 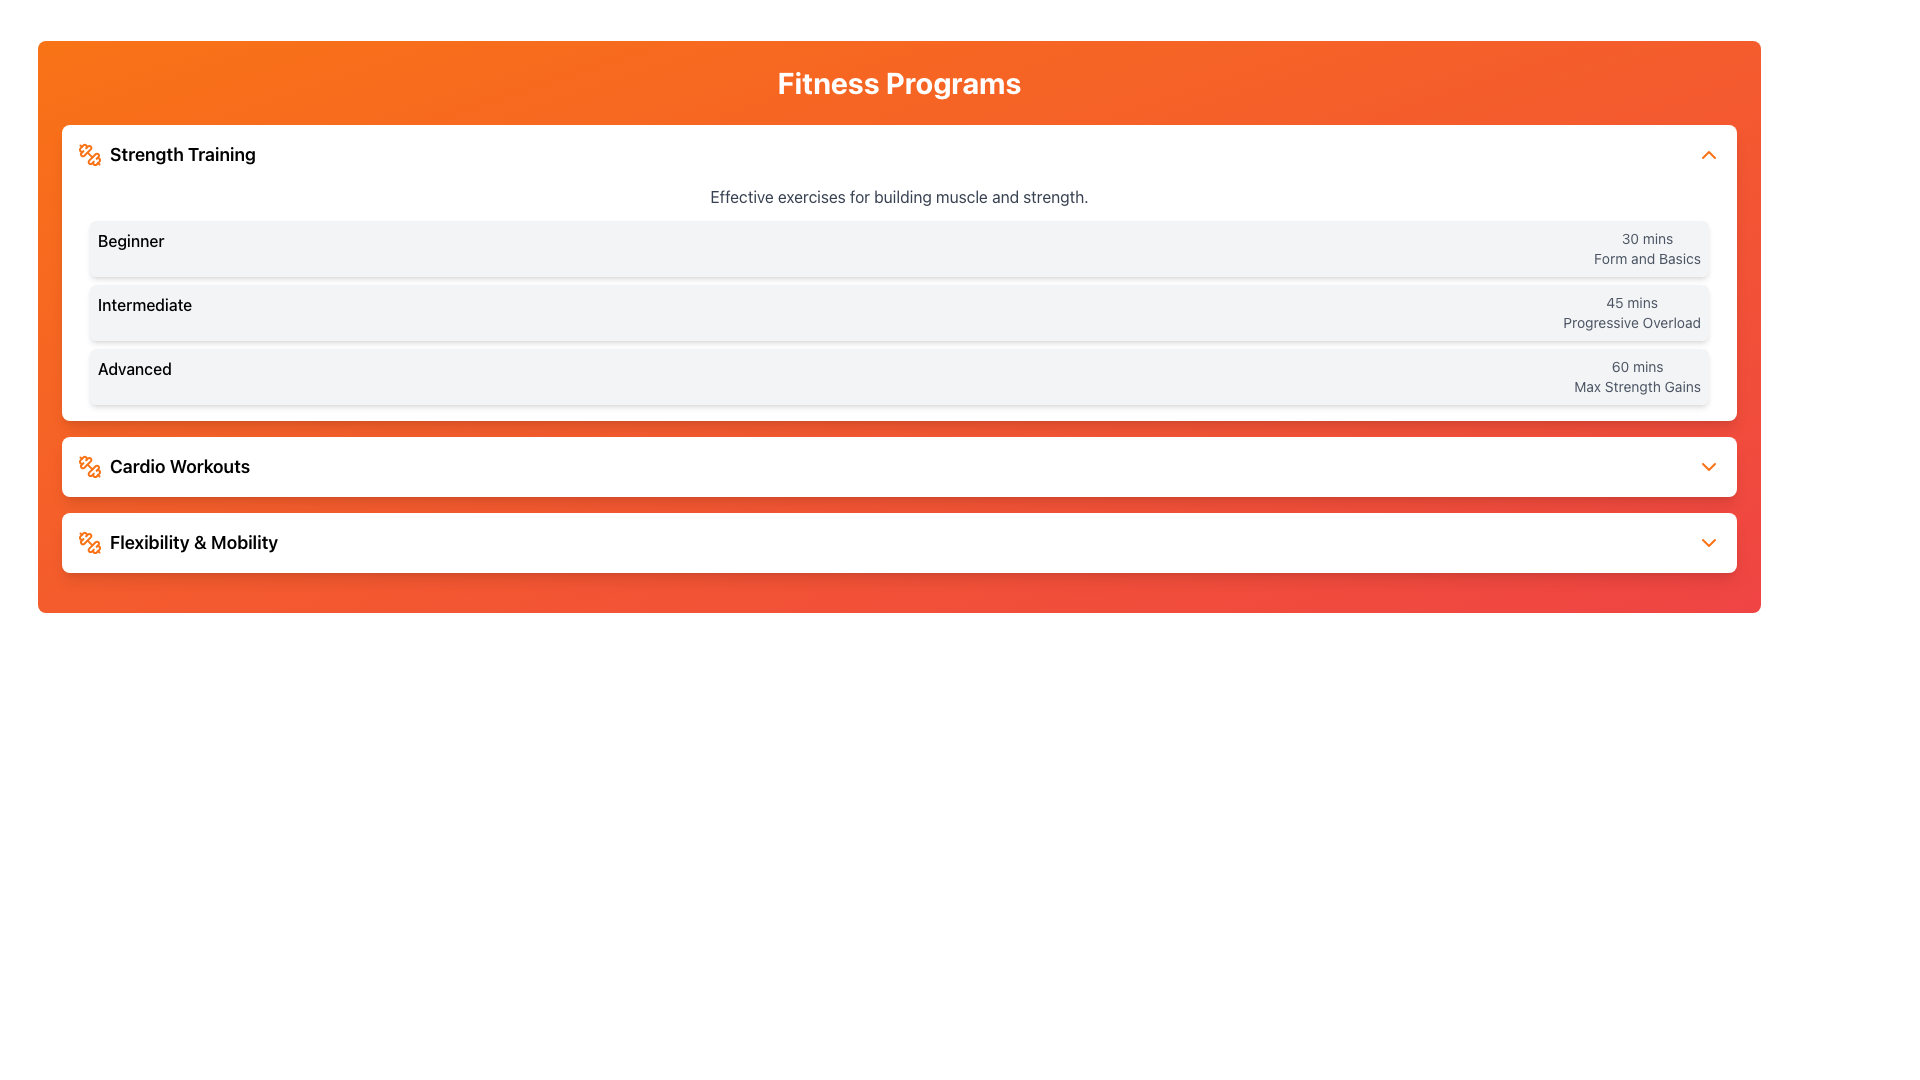 What do you see at coordinates (1637, 386) in the screenshot?
I see `the static text label providing additional description about the training program duration located in the 'Advanced' row of the 'Strength Training' category` at bounding box center [1637, 386].